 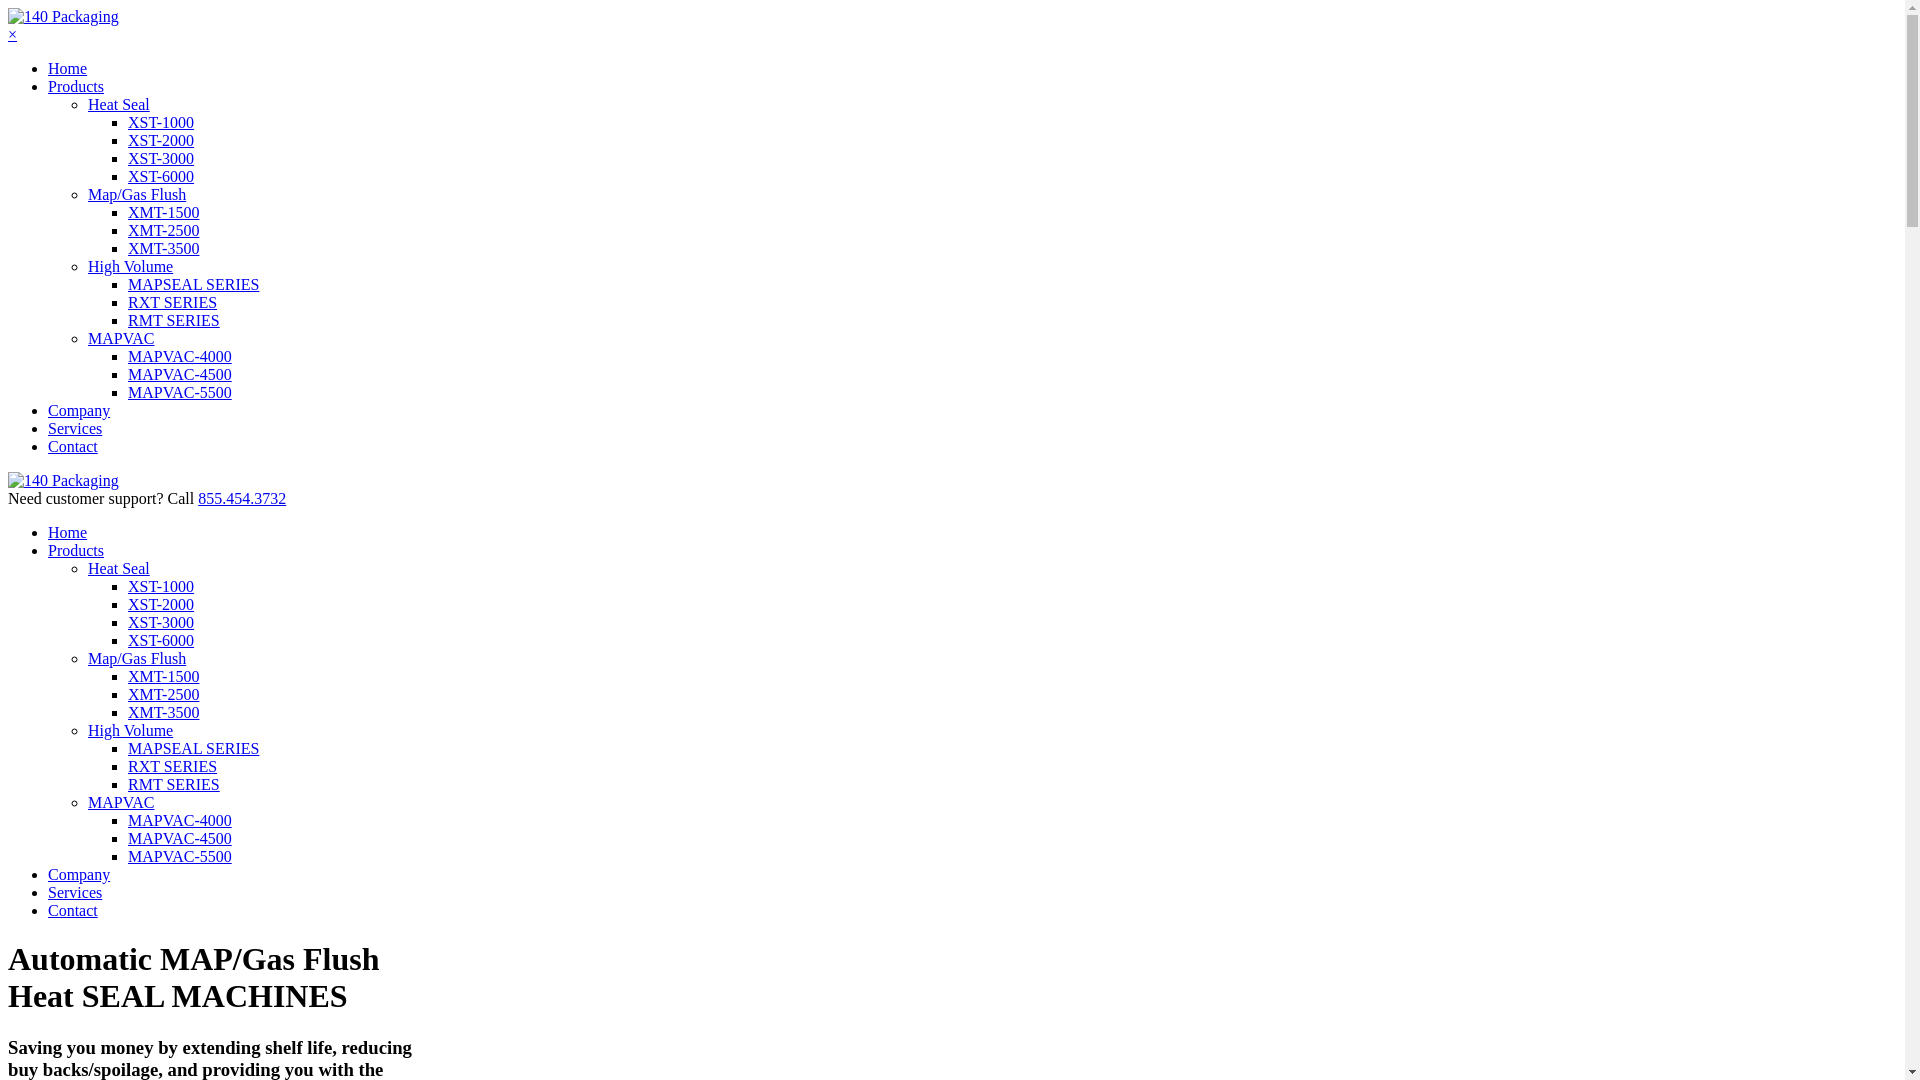 I want to click on 'Services', so click(x=75, y=427).